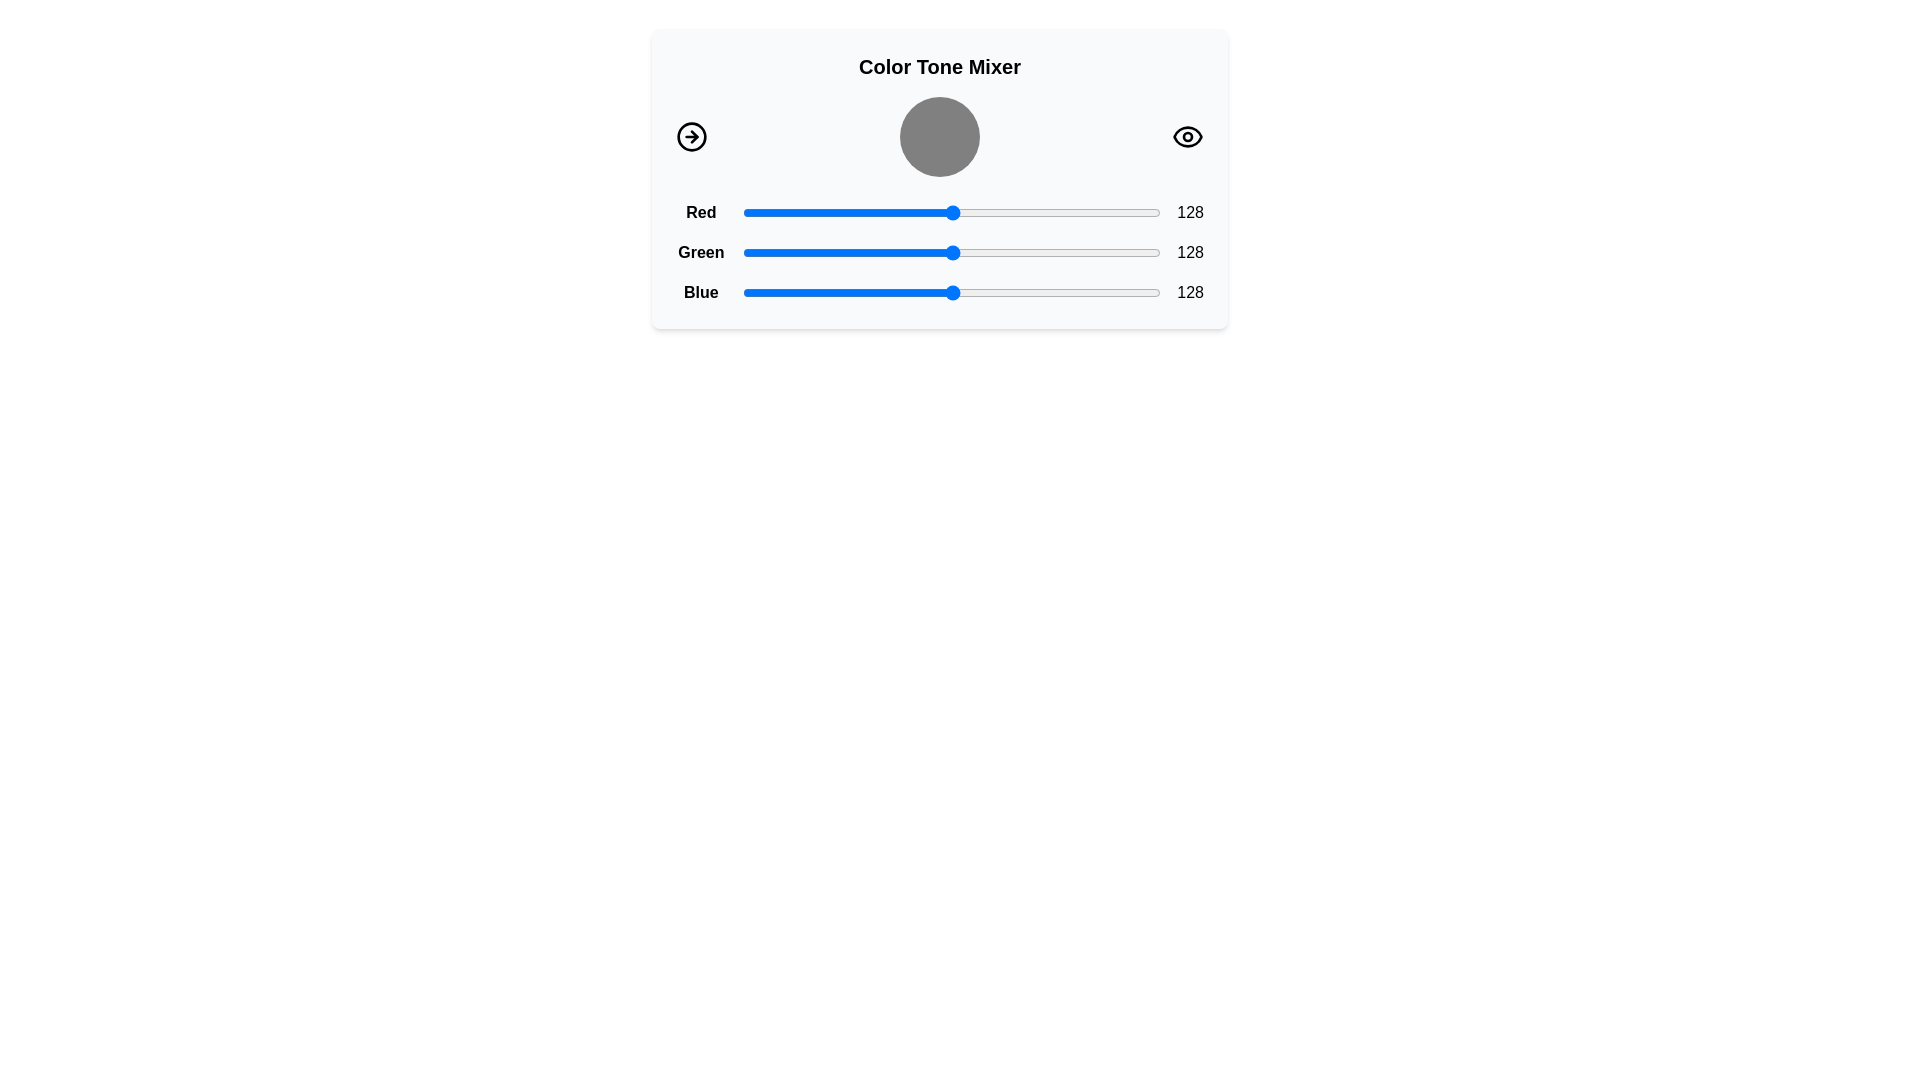 This screenshot has height=1080, width=1920. Describe the element at coordinates (939, 212) in the screenshot. I see `the first slider in the vertical stack for adjusting the red color component in the Color Tone Mixer` at that location.